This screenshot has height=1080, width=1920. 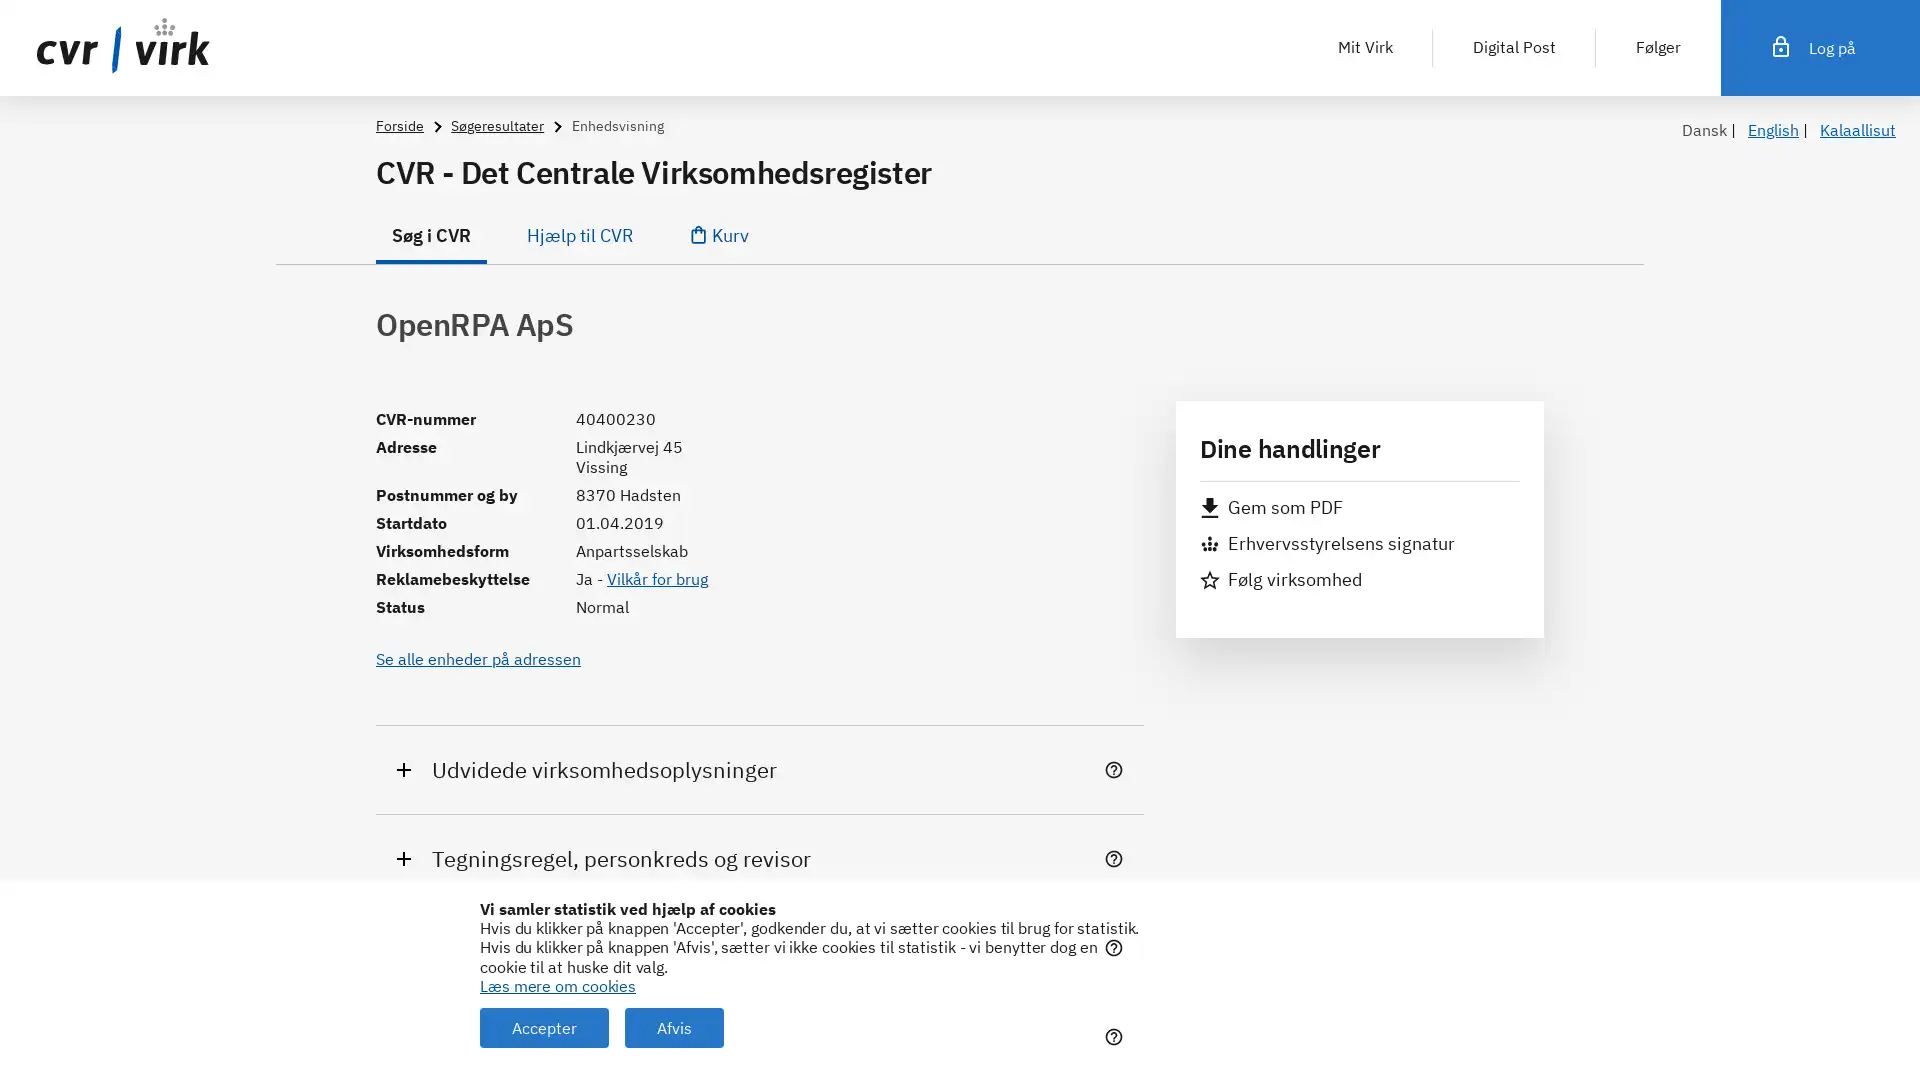 I want to click on Ls mere om Tegningsregel, personkreds og revisor, so click(x=1117, y=858).